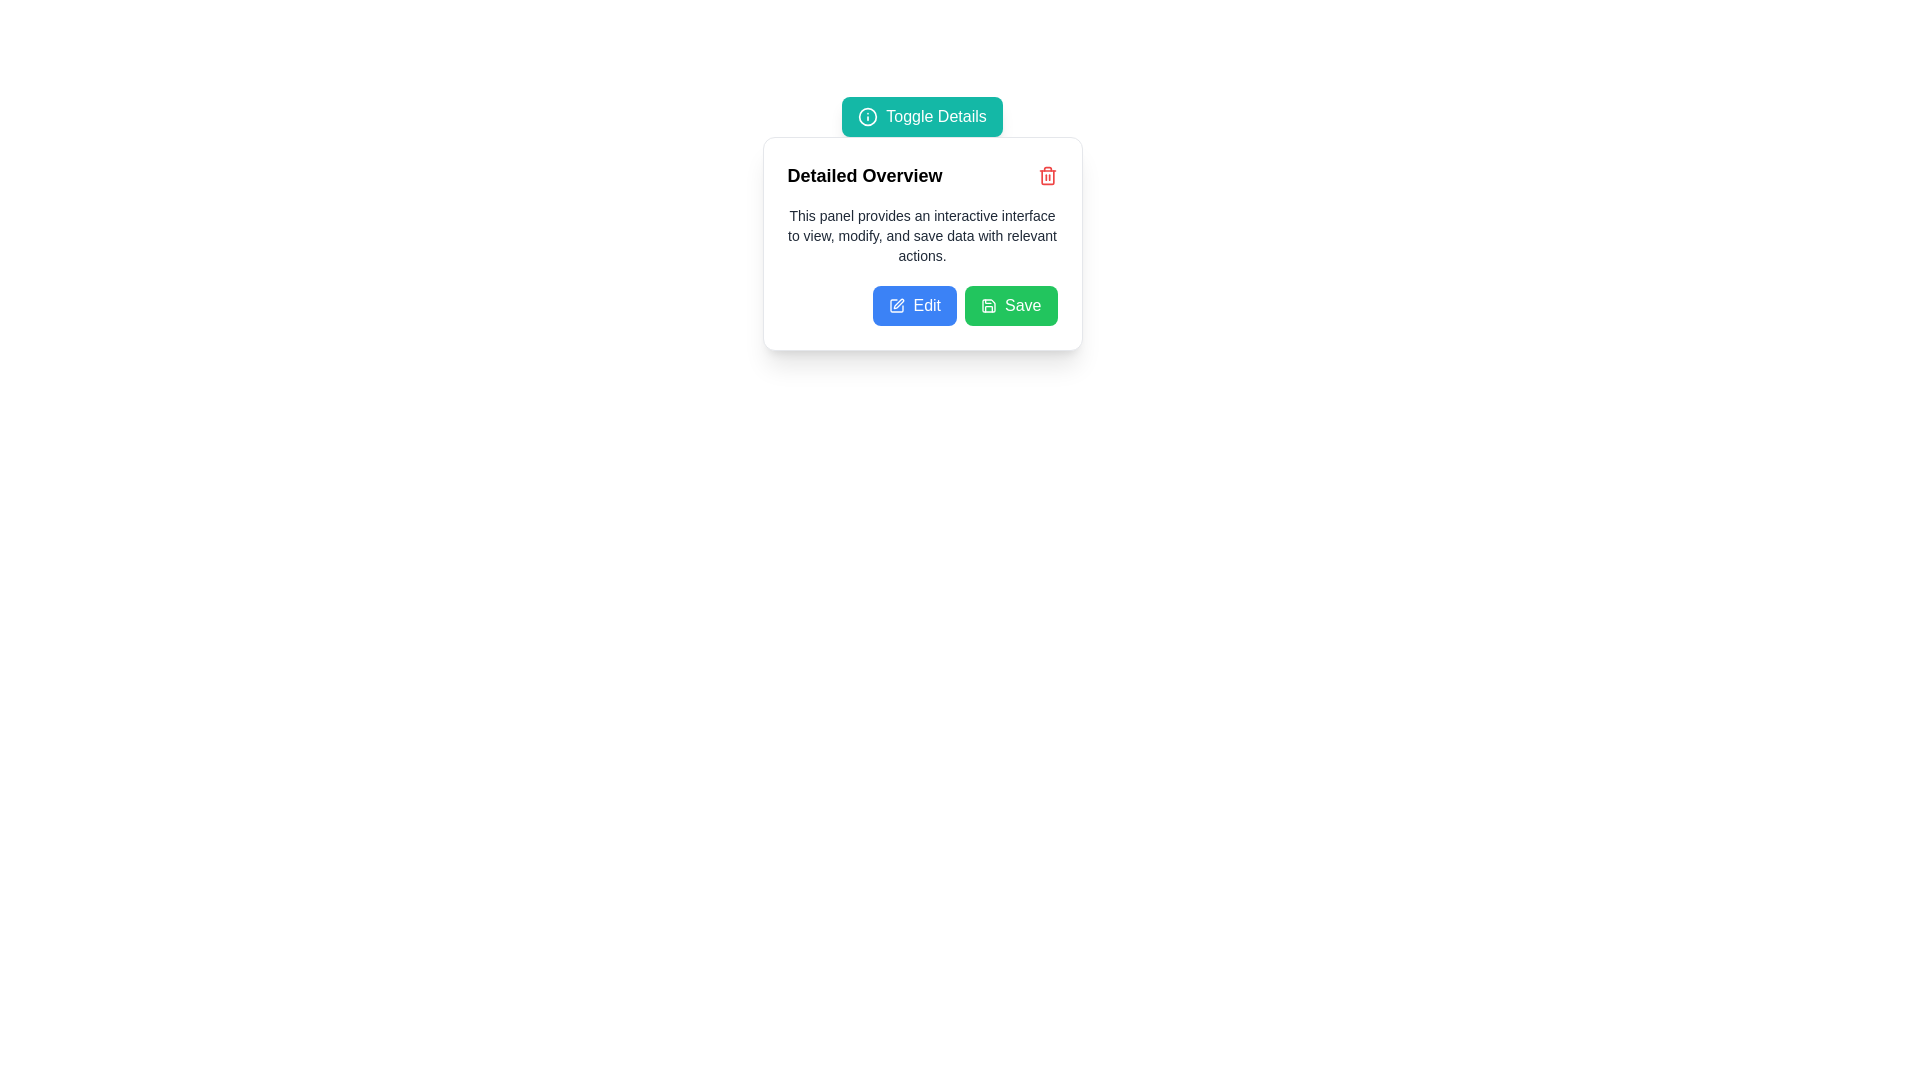 The image size is (1920, 1080). What do you see at coordinates (988, 305) in the screenshot?
I see `the save icon located within the green button to the left of the 'Save' text, activating the save functionality` at bounding box center [988, 305].